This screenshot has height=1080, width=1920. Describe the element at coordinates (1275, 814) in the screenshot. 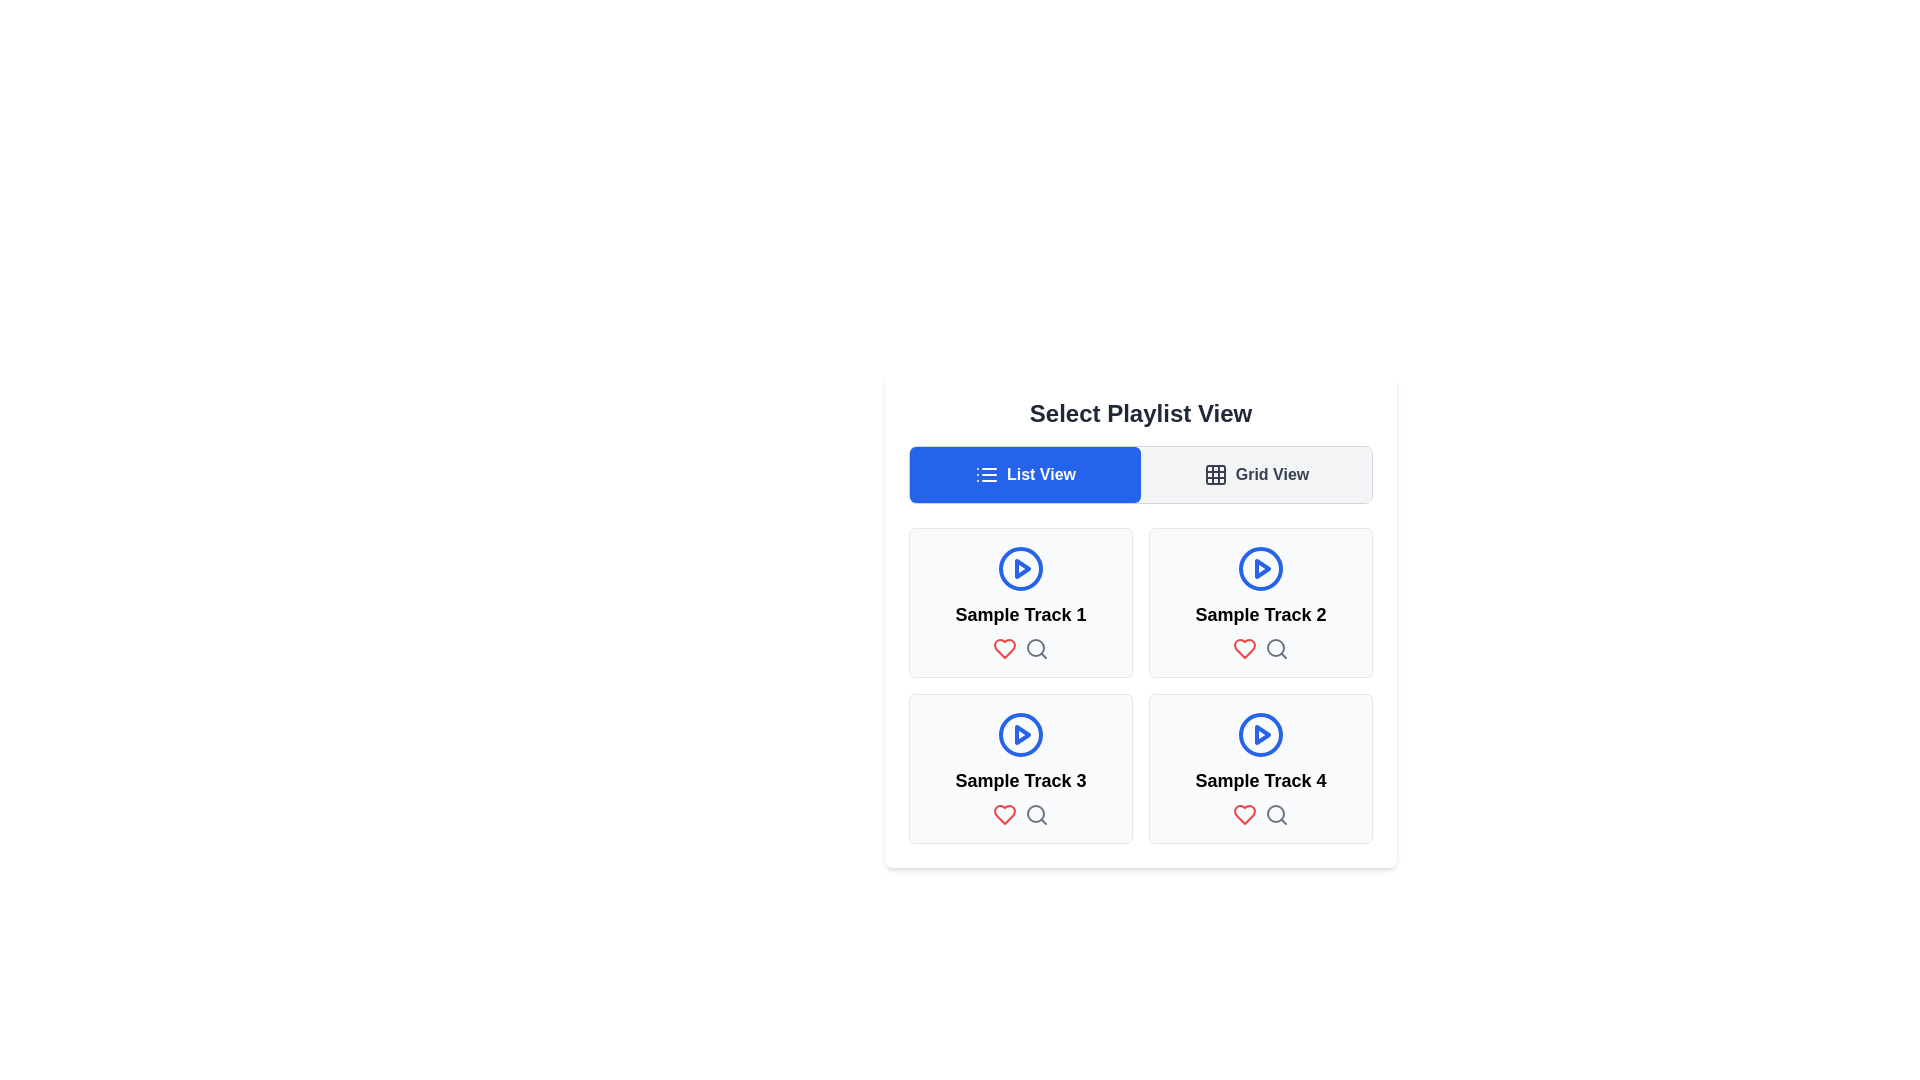

I see `the search or zoom-in icon located to the right of the heart-shaped icon in the card labeled 'Sample Track 4'` at that location.